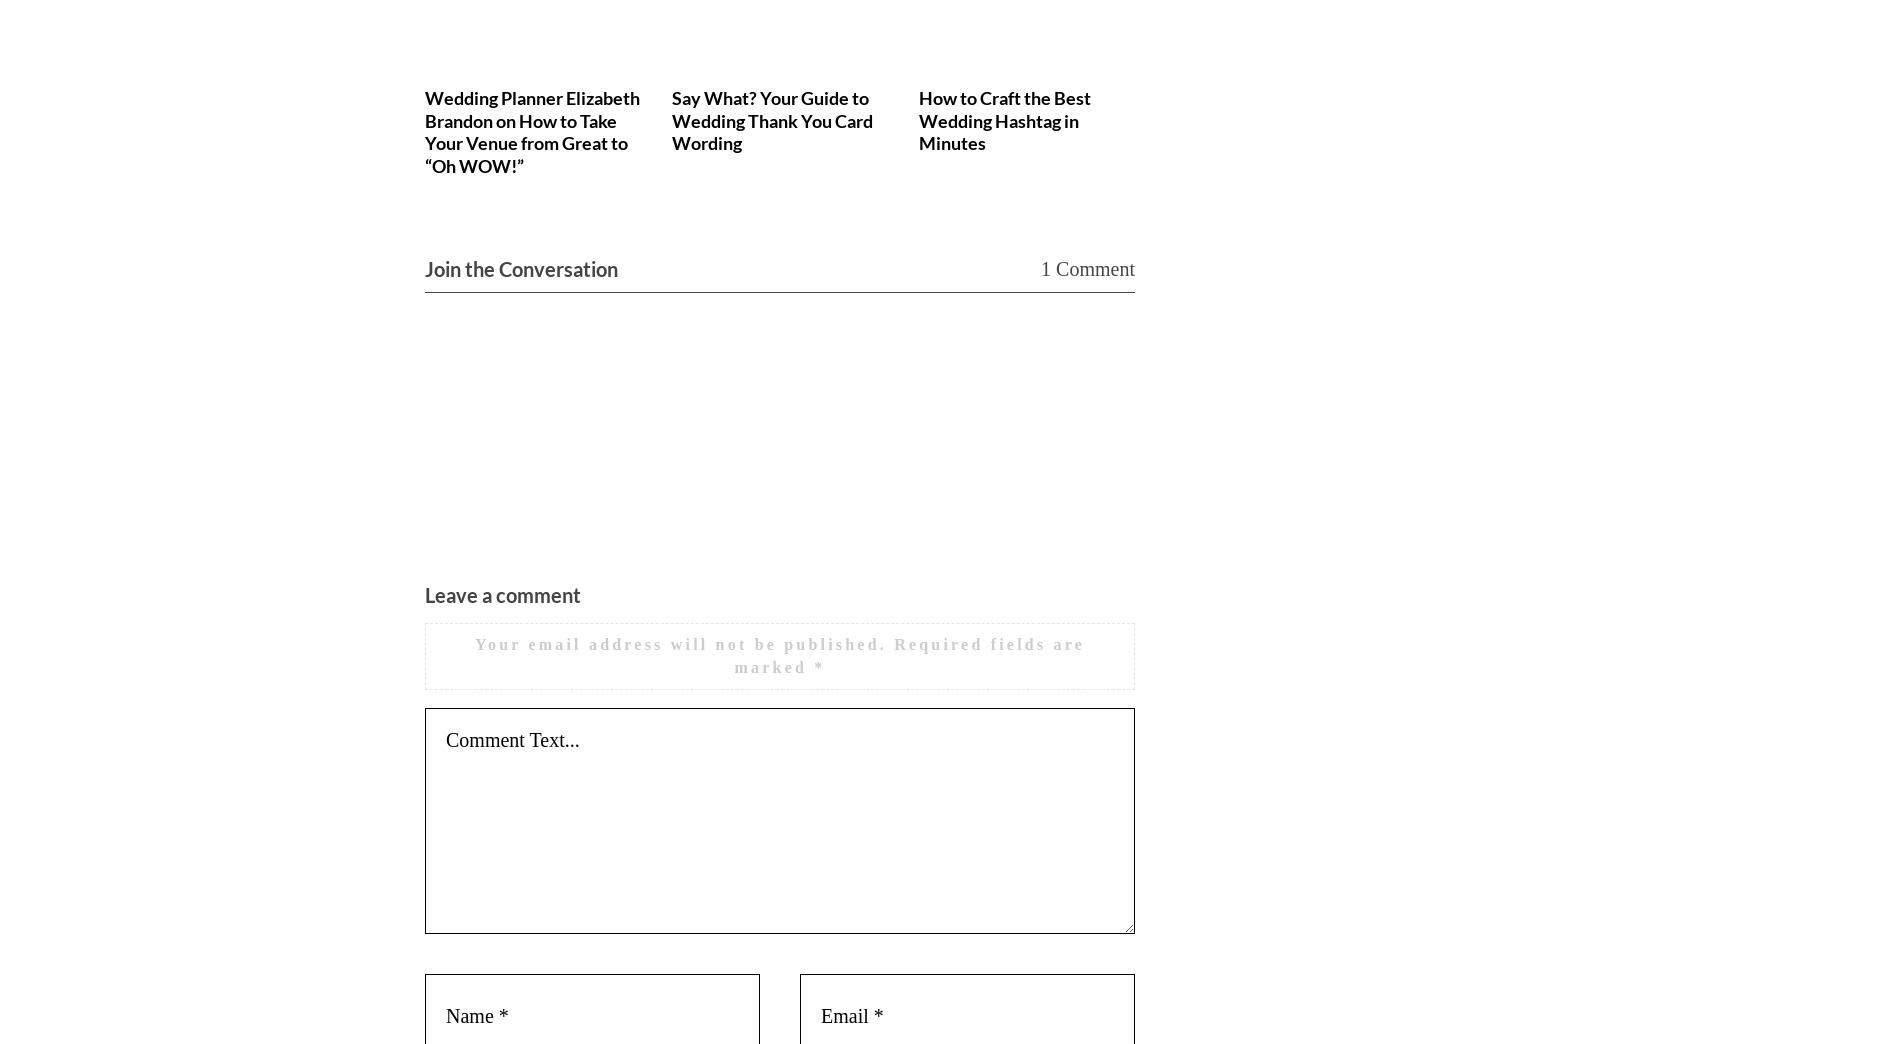  Describe the element at coordinates (1257, 108) in the screenshot. I see `'Wedding Planner Q&A: Kristin Banta'` at that location.